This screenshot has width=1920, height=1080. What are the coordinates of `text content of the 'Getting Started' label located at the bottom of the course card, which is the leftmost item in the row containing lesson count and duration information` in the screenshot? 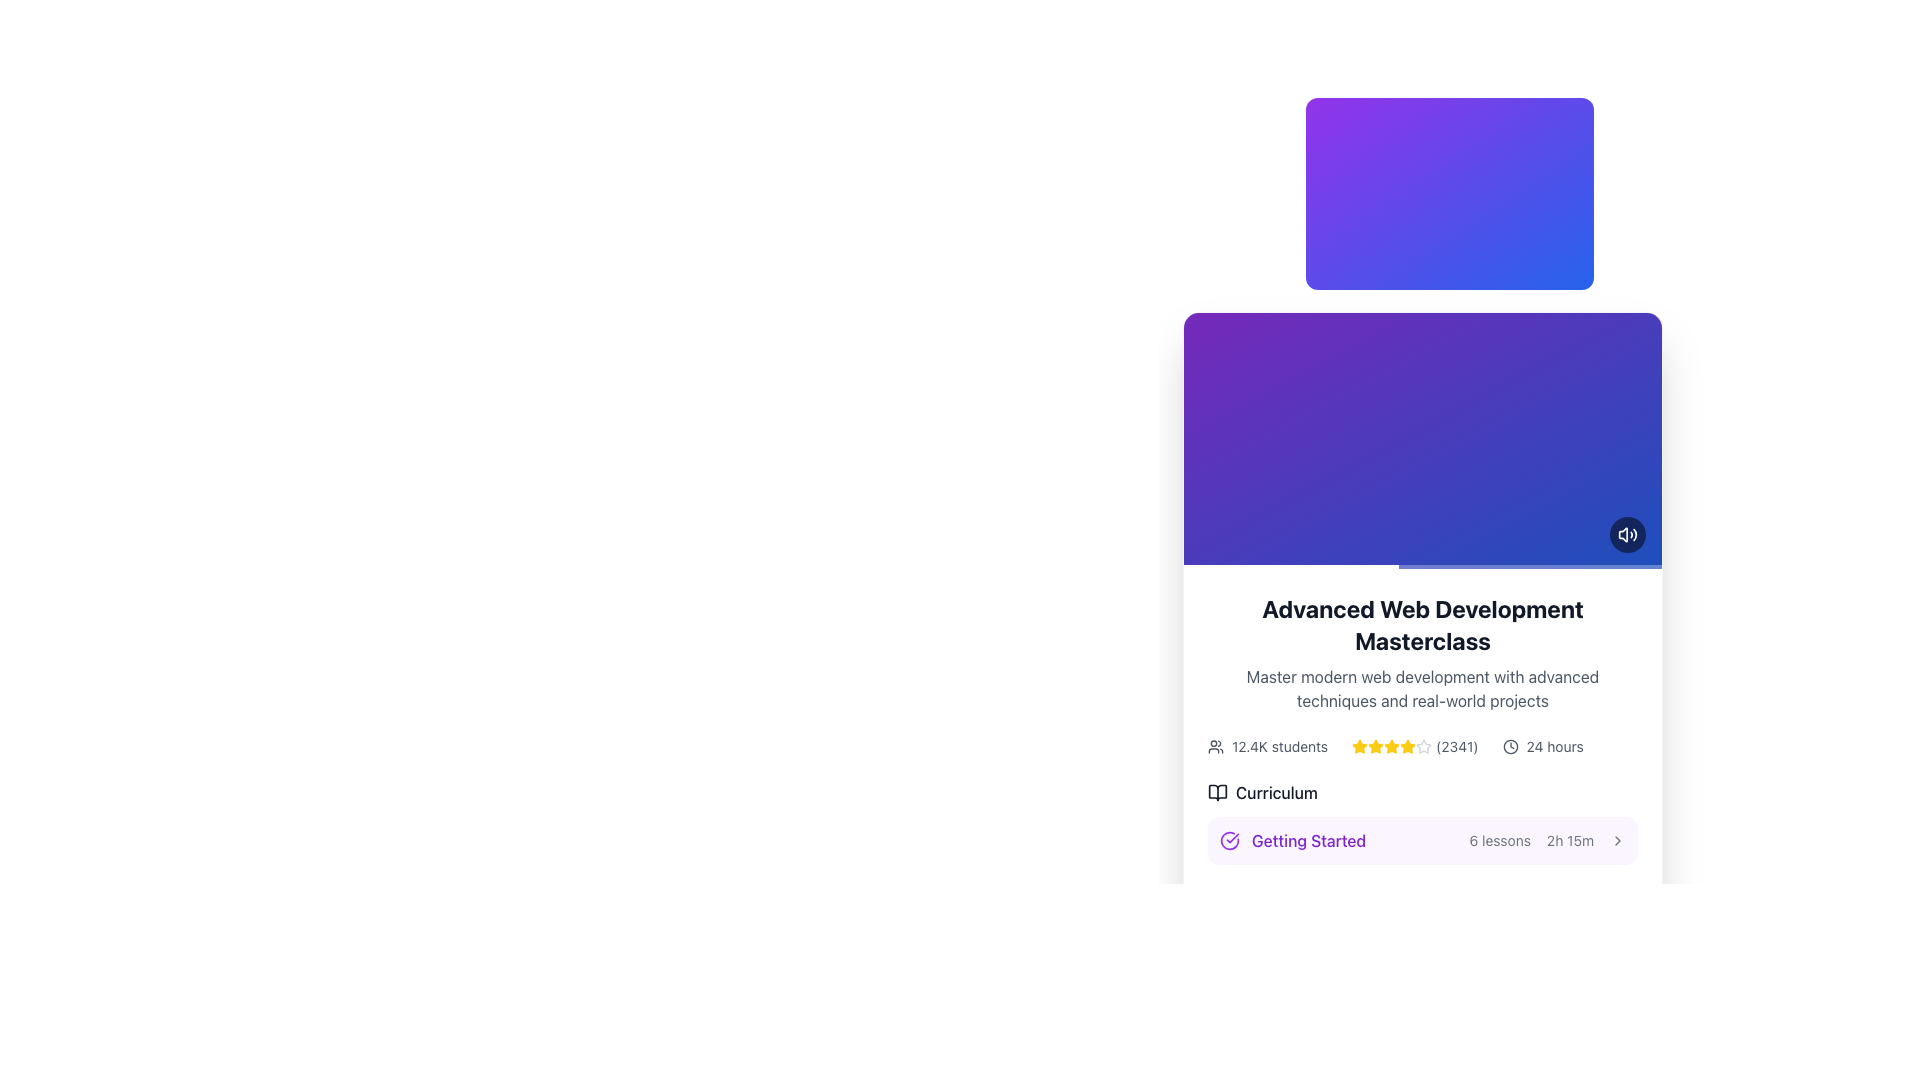 It's located at (1293, 840).